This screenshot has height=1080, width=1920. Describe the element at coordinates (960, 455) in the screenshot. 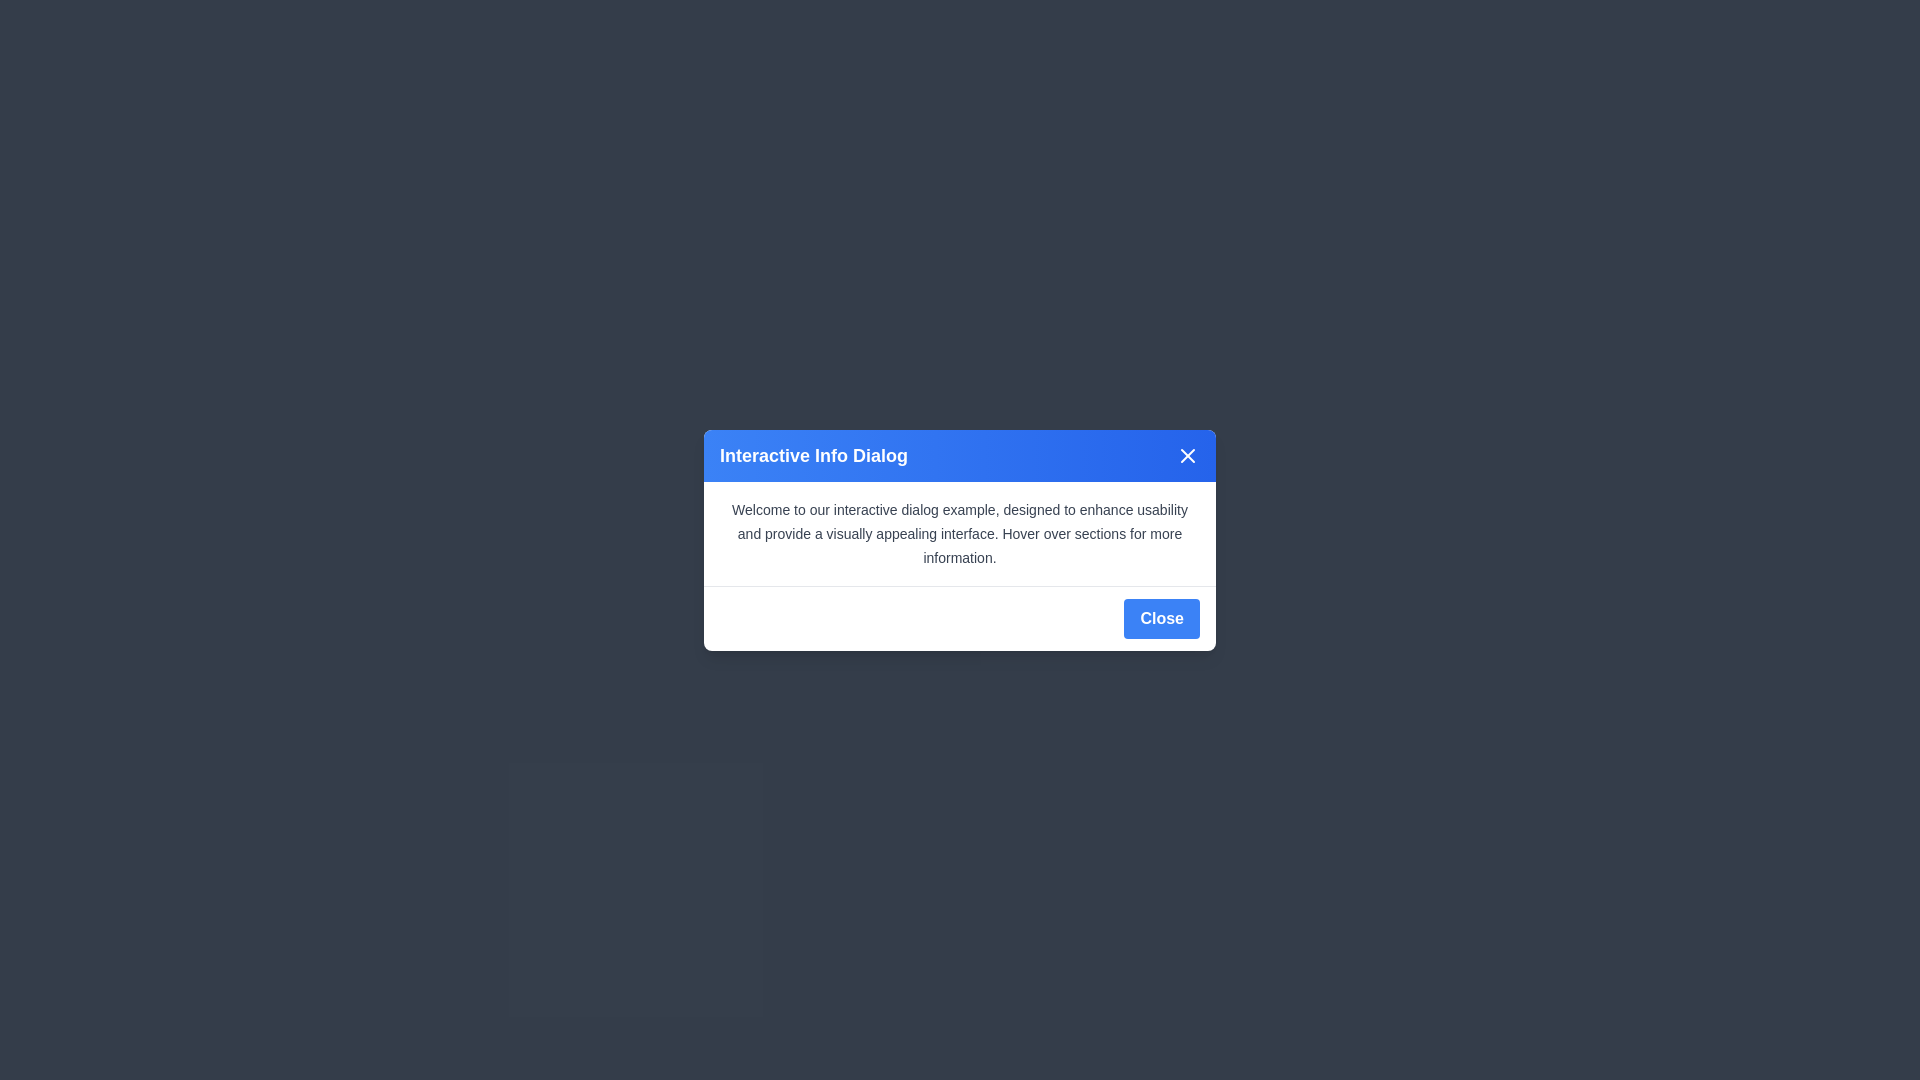

I see `the section titled header to reveal additional information` at that location.